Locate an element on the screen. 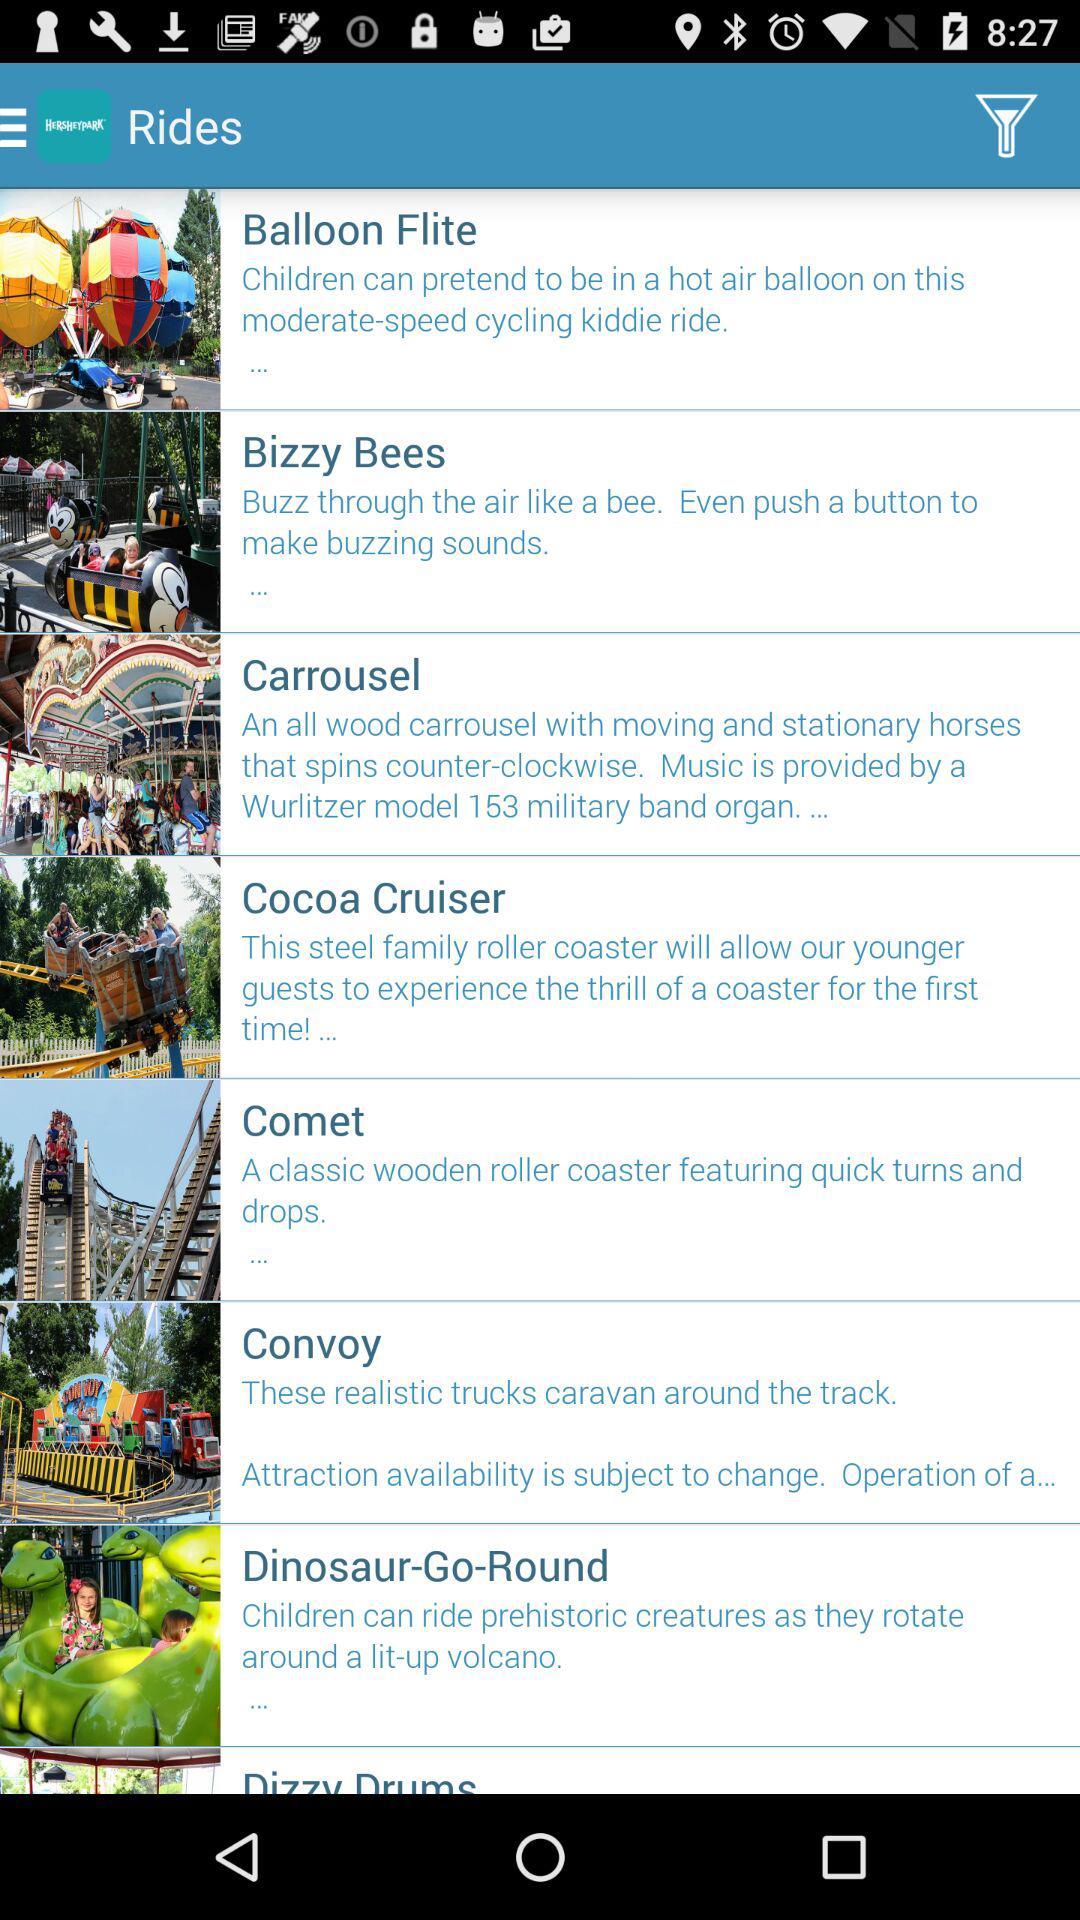 The image size is (1080, 1920). this steel family item is located at coordinates (650, 996).